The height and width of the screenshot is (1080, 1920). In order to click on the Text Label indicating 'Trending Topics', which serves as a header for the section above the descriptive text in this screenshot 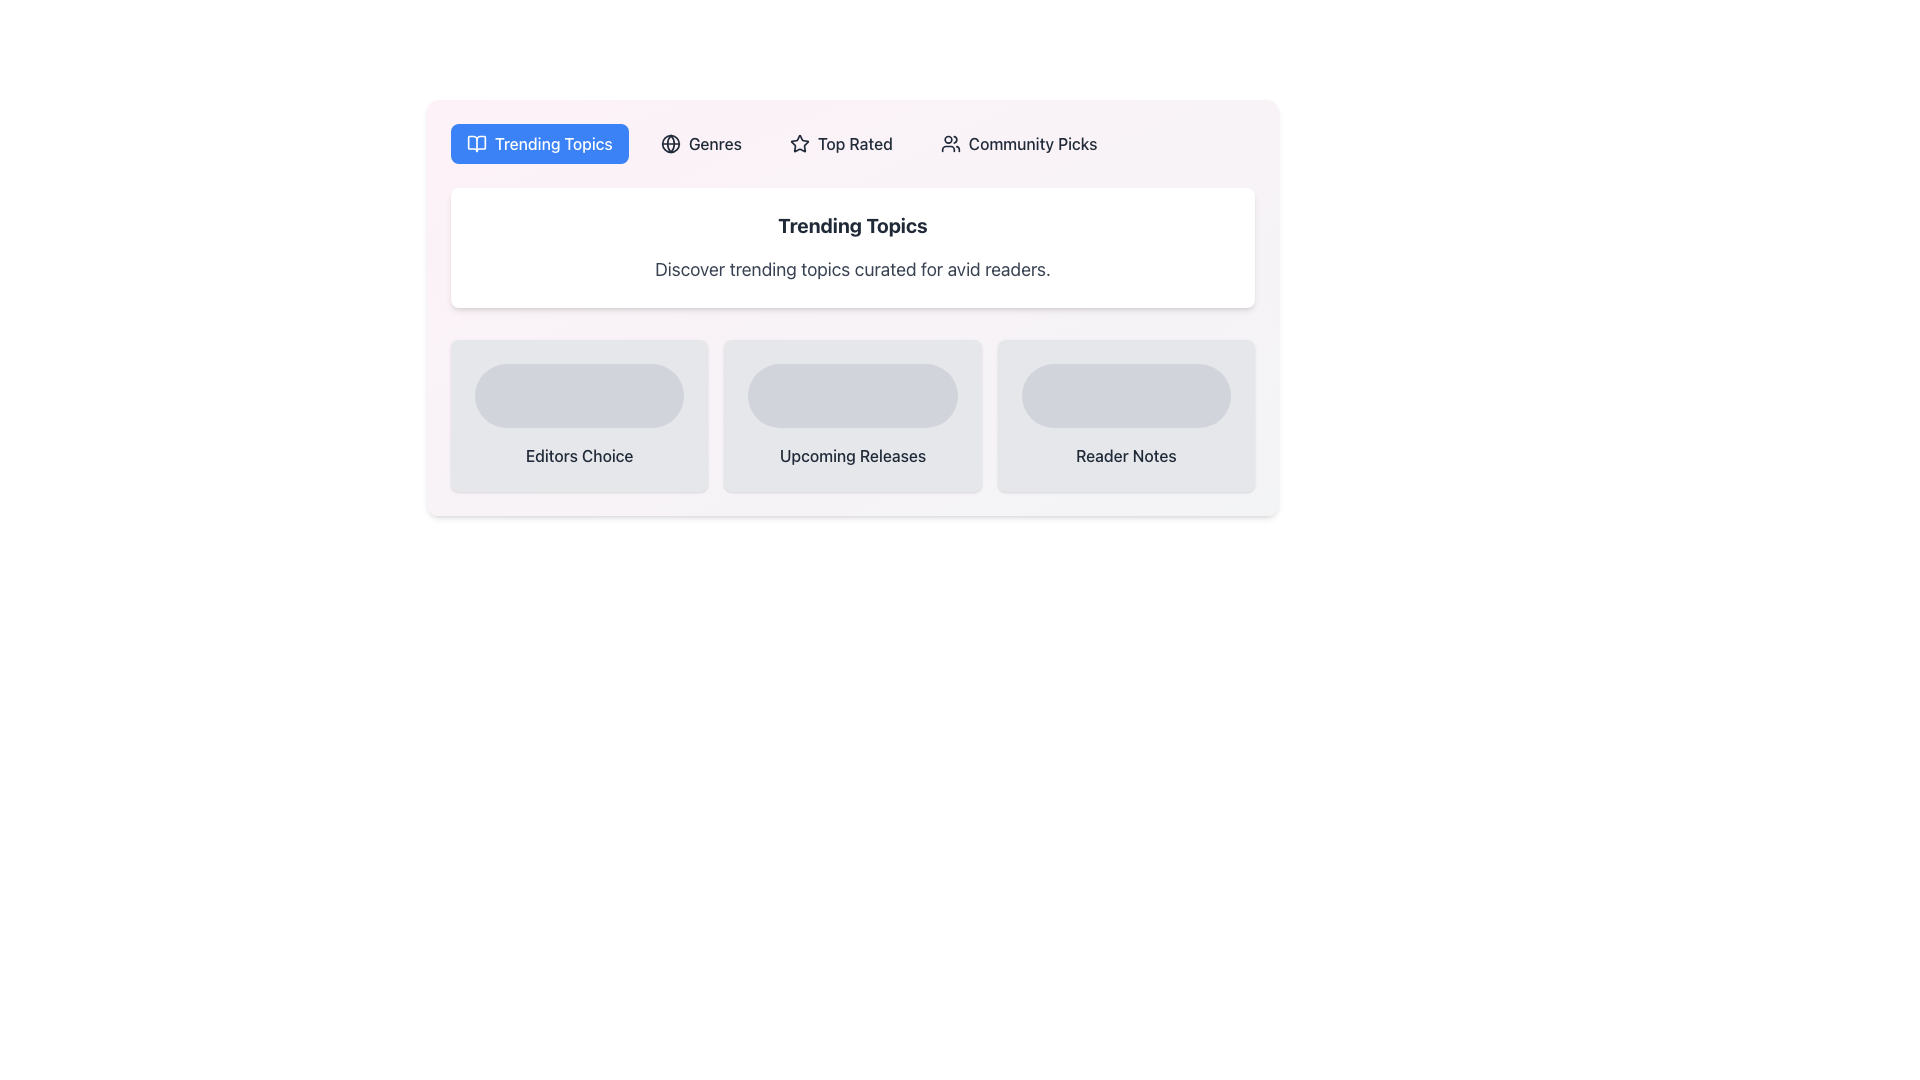, I will do `click(853, 225)`.